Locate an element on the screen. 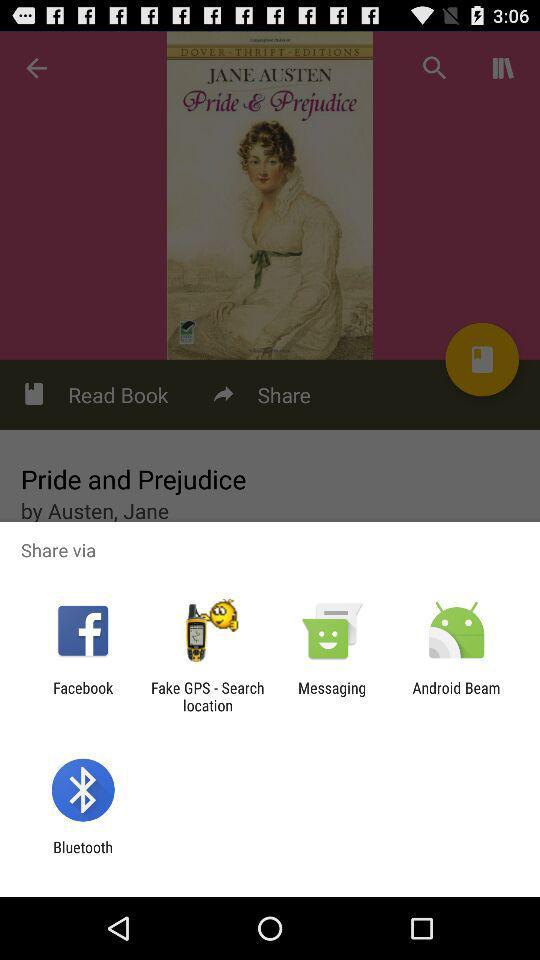 This screenshot has width=540, height=960. the item next to android beam is located at coordinates (332, 696).